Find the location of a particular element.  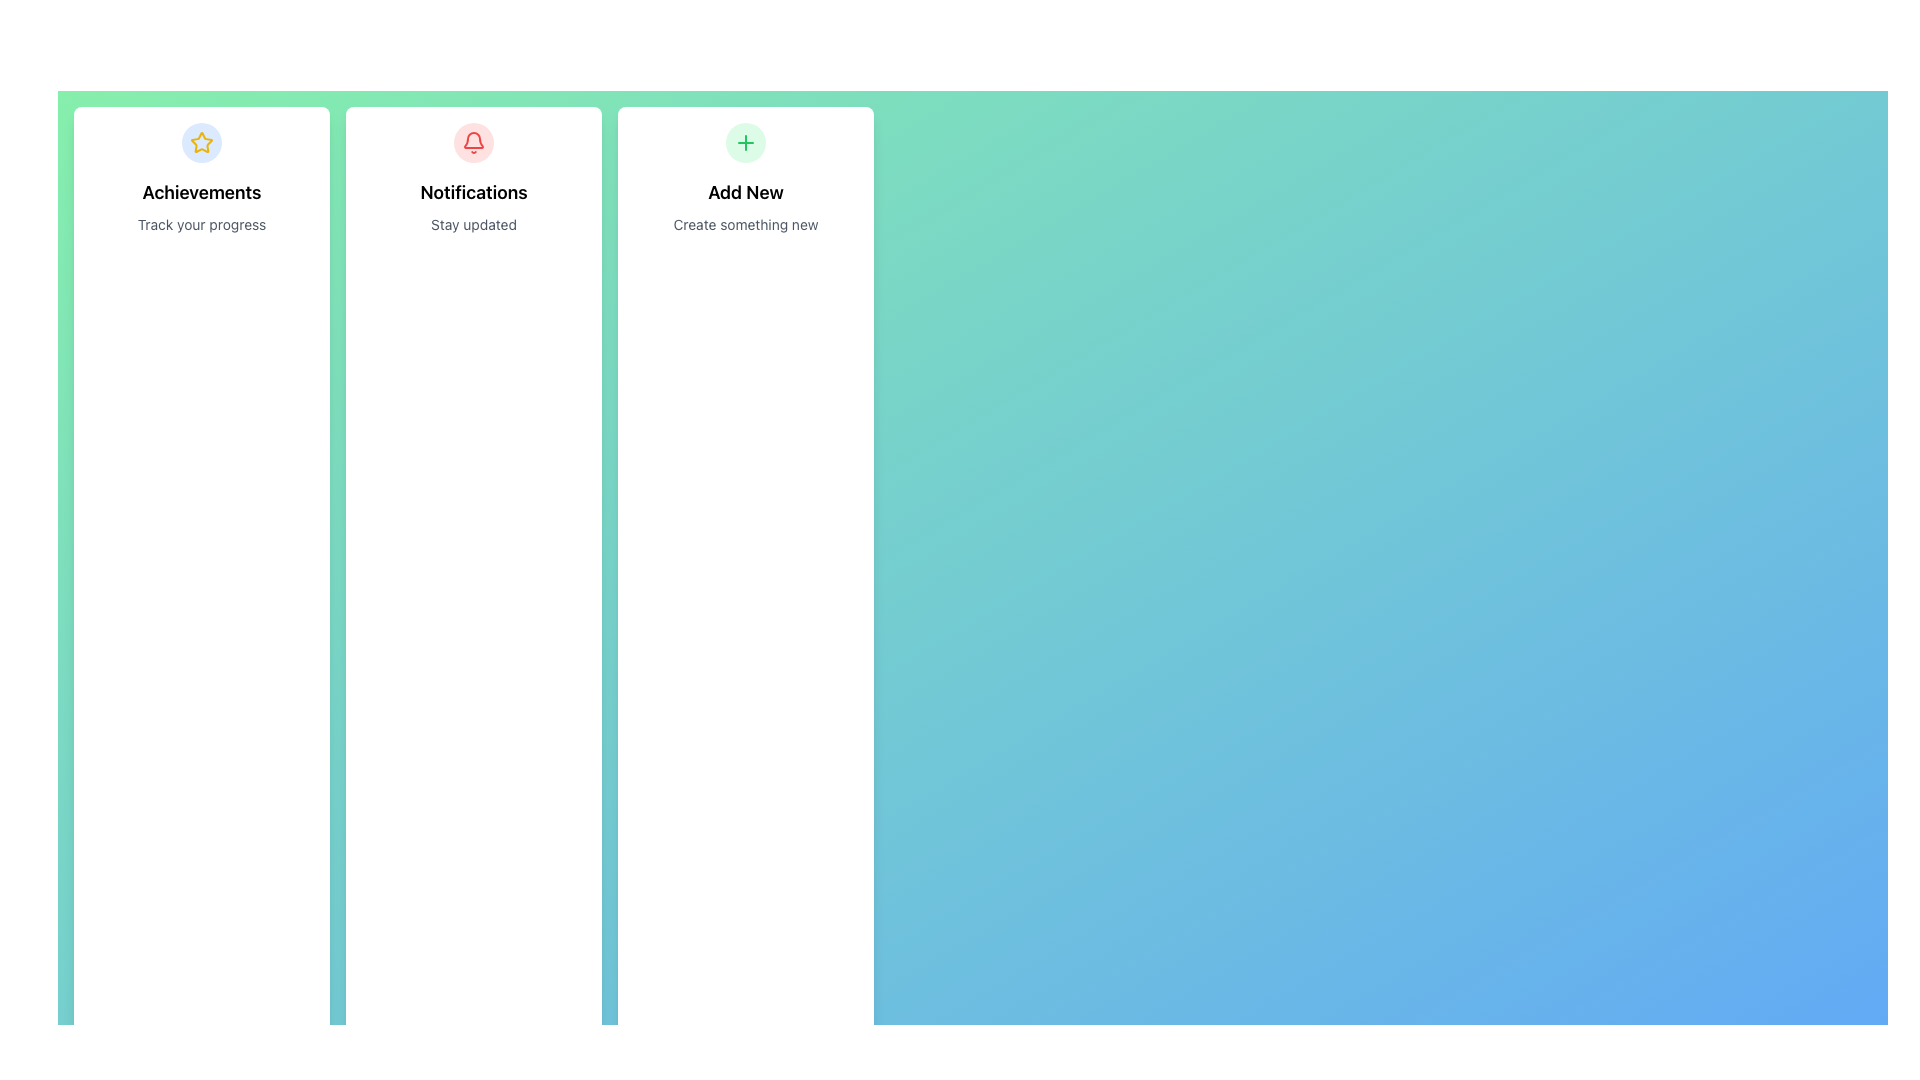

the bell icon located at the top-center of the 'Notifications' card to indicate the presence of new alerts or messages is located at coordinates (473, 141).